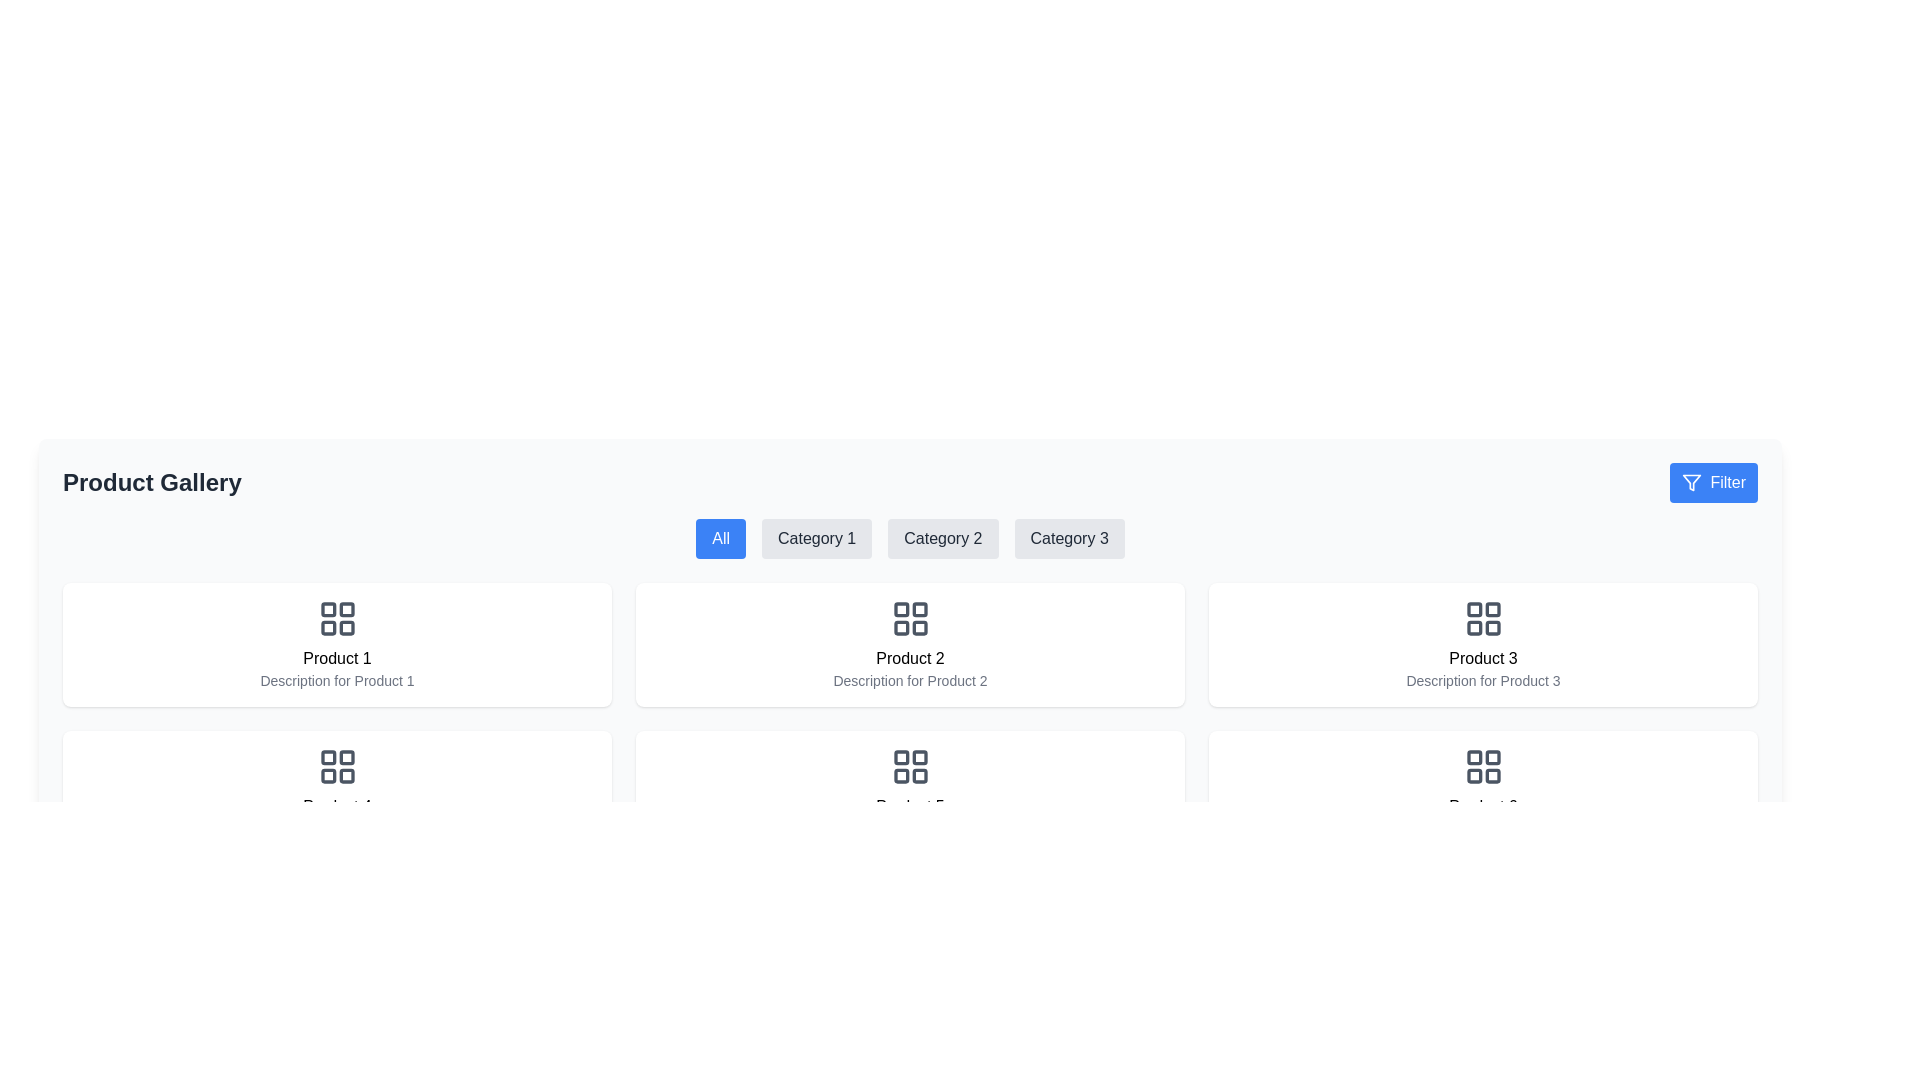  What do you see at coordinates (1474, 608) in the screenshot?
I see `the top-left cell of the grid icon that is visually enclosed within a larger grid icon, located above the label 'Product 3'` at bounding box center [1474, 608].